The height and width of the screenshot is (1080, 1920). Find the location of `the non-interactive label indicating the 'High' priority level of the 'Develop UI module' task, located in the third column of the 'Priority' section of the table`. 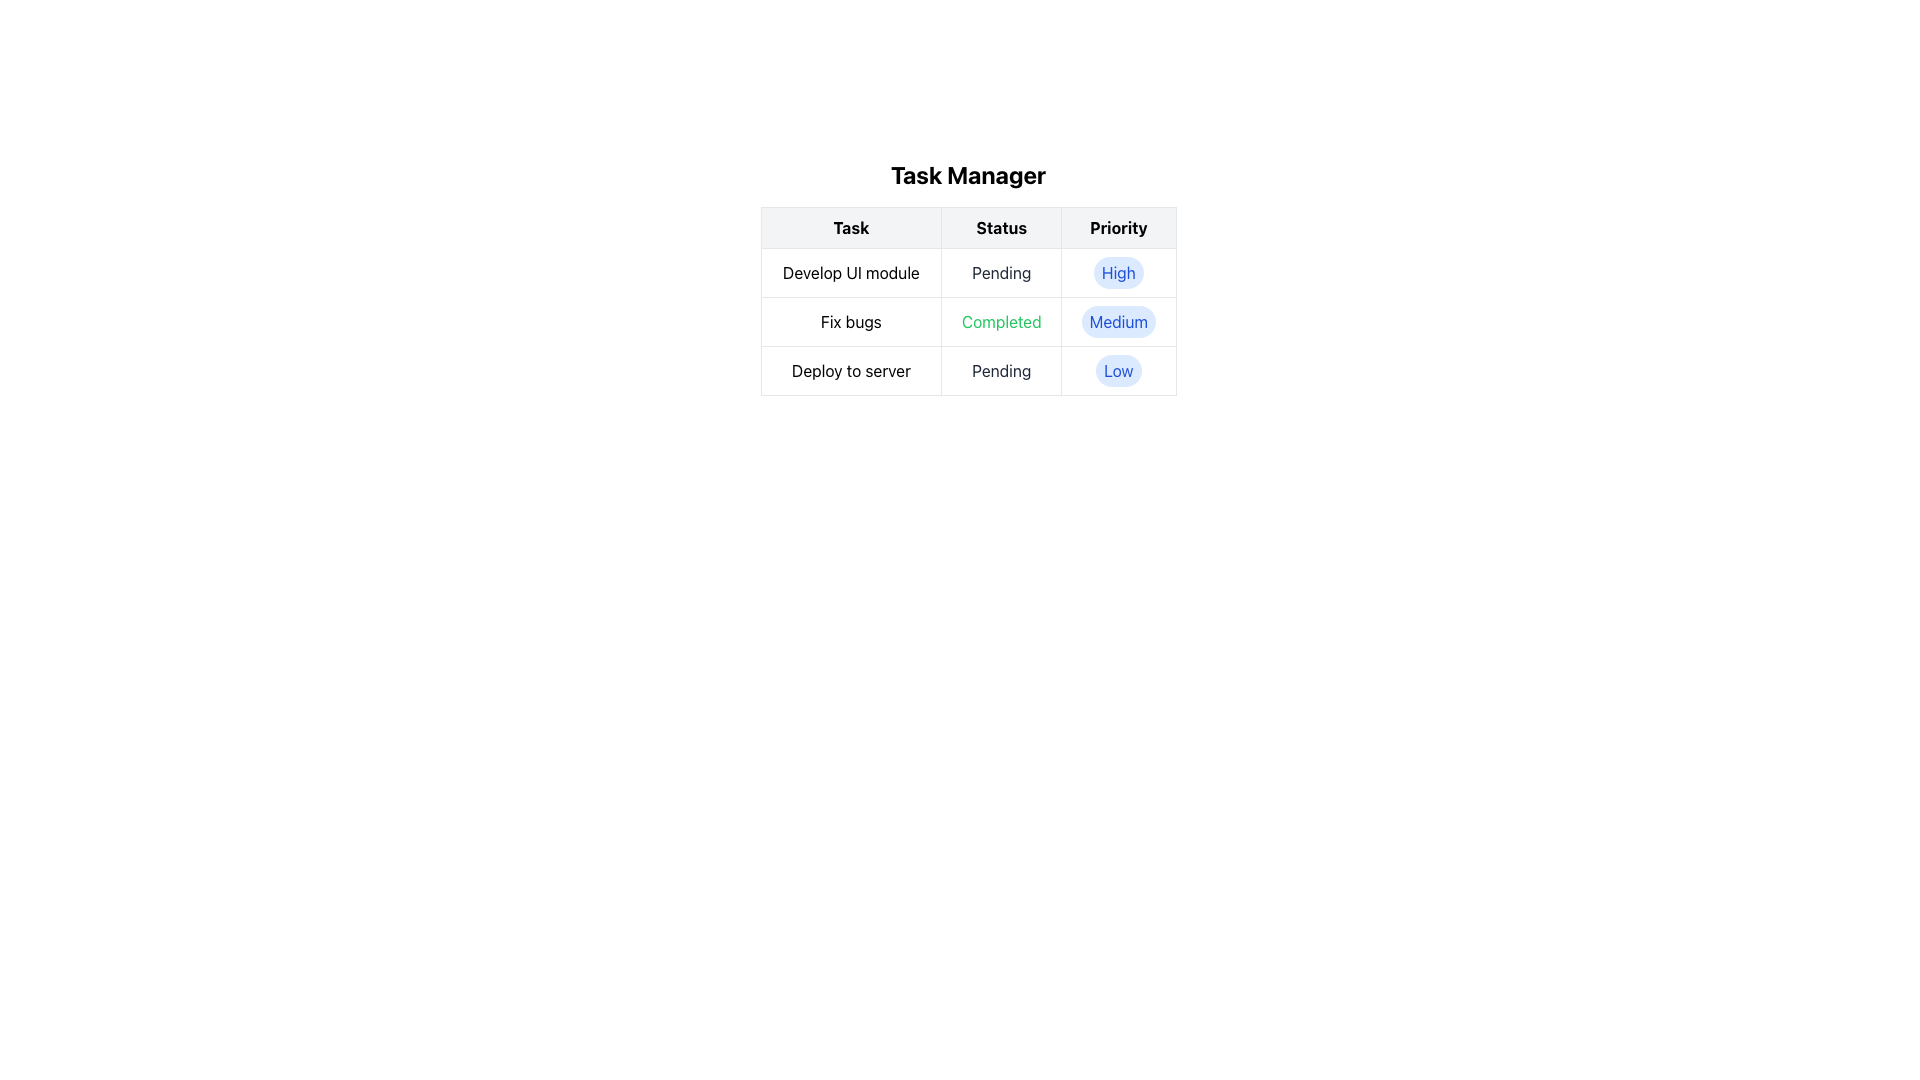

the non-interactive label indicating the 'High' priority level of the 'Develop UI module' task, located in the third column of the 'Priority' section of the table is located at coordinates (1117, 273).